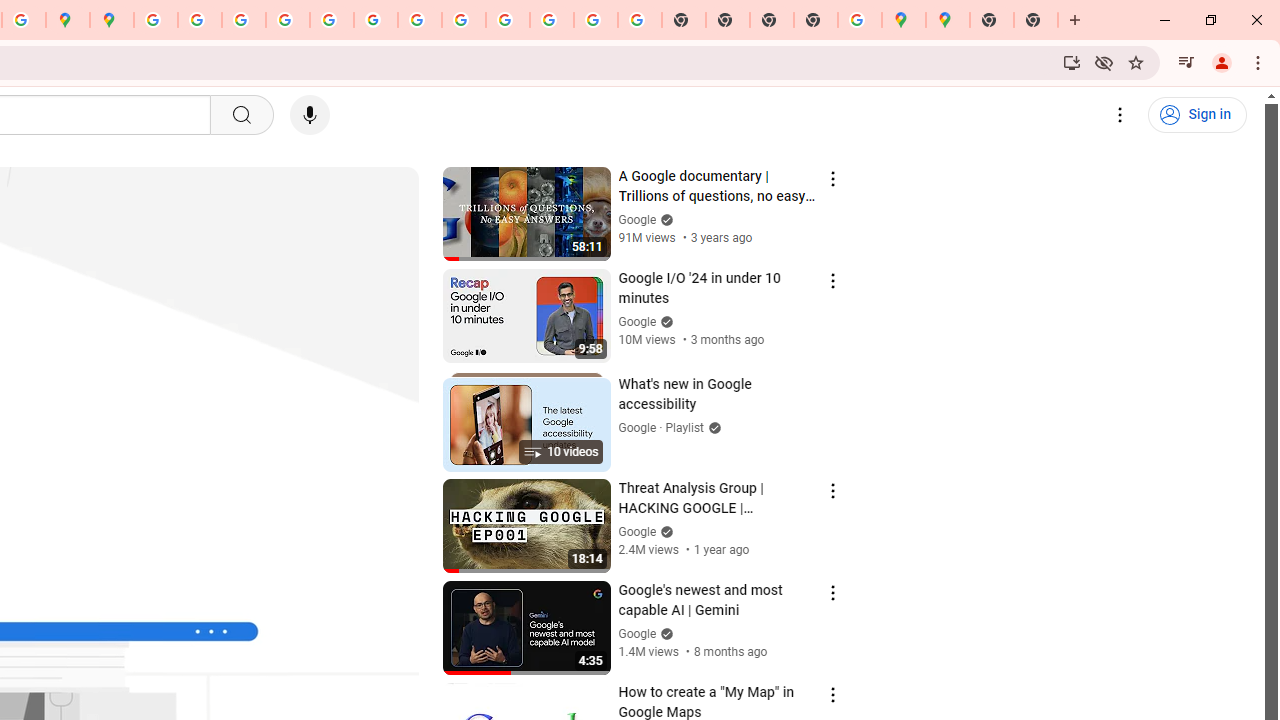  What do you see at coordinates (664, 633) in the screenshot?
I see `'Verified'` at bounding box center [664, 633].